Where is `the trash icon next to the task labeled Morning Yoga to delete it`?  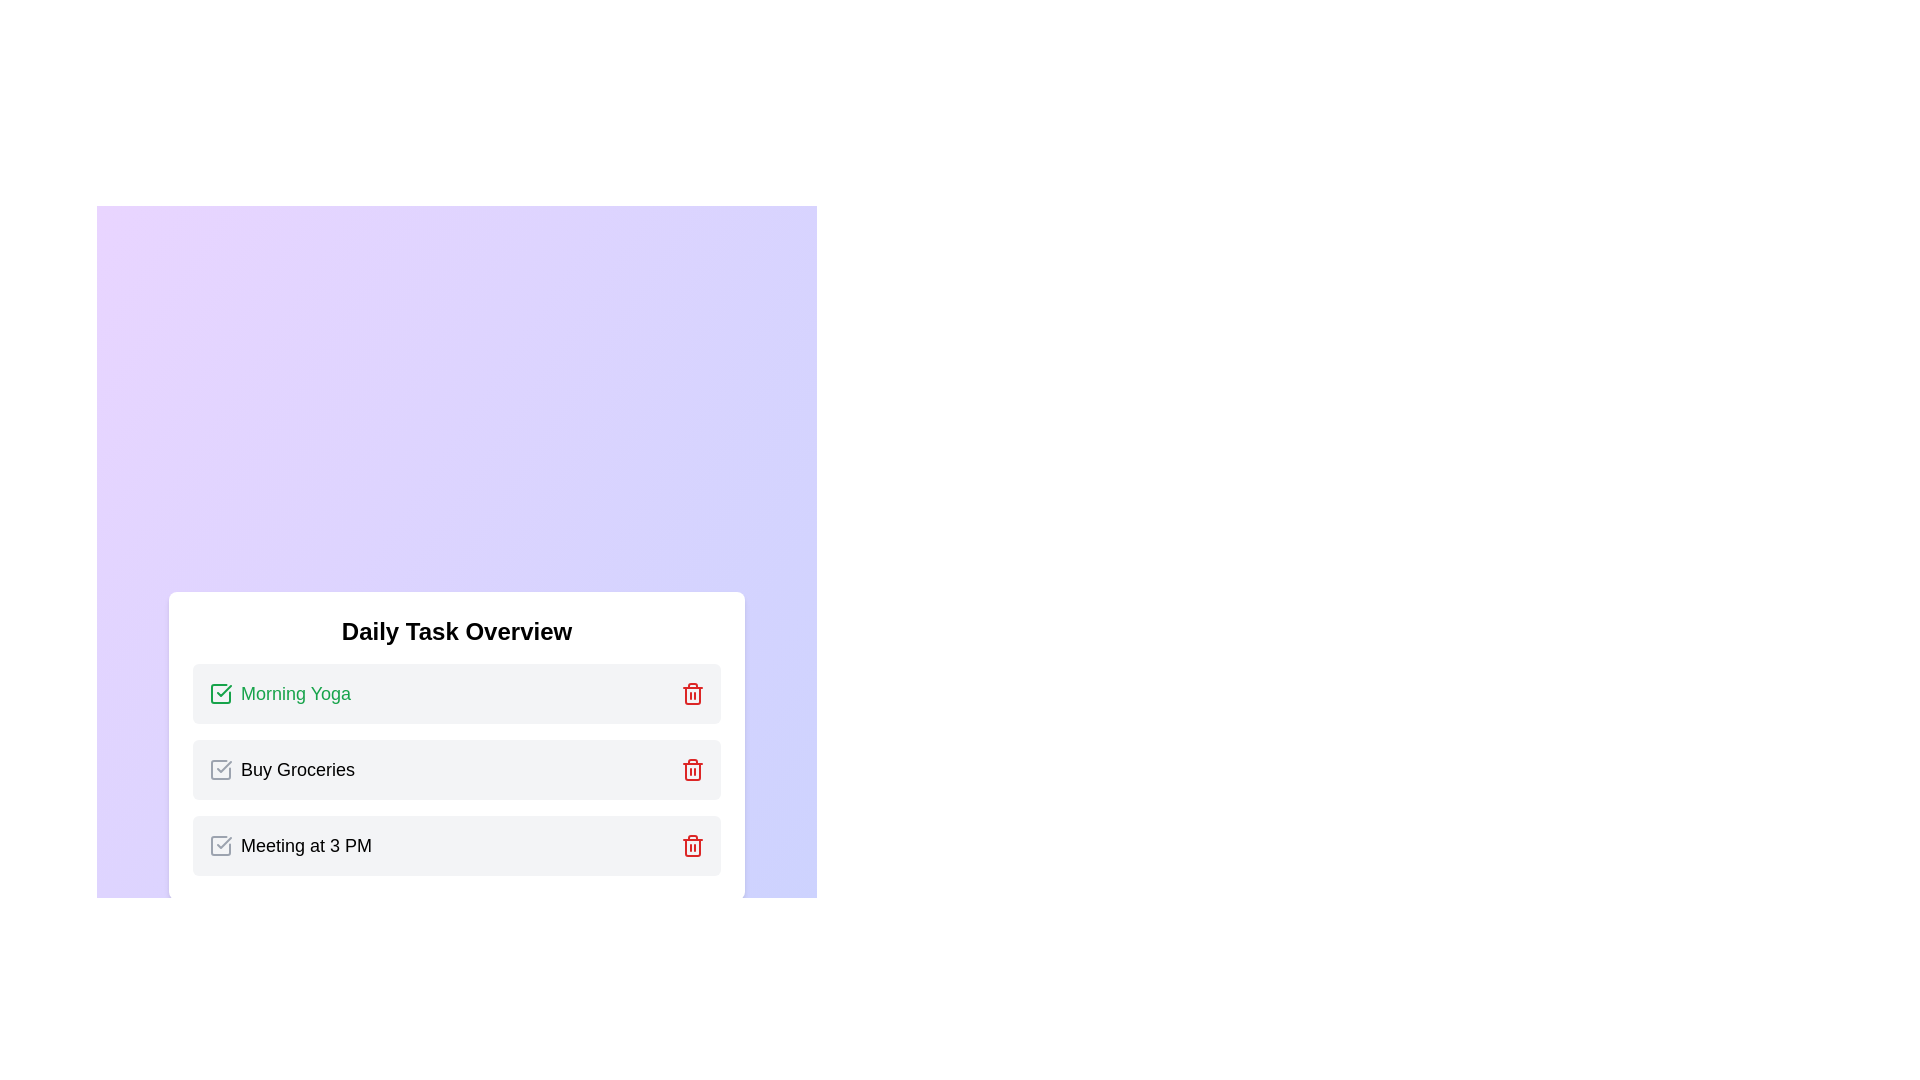
the trash icon next to the task labeled Morning Yoga to delete it is located at coordinates (692, 693).